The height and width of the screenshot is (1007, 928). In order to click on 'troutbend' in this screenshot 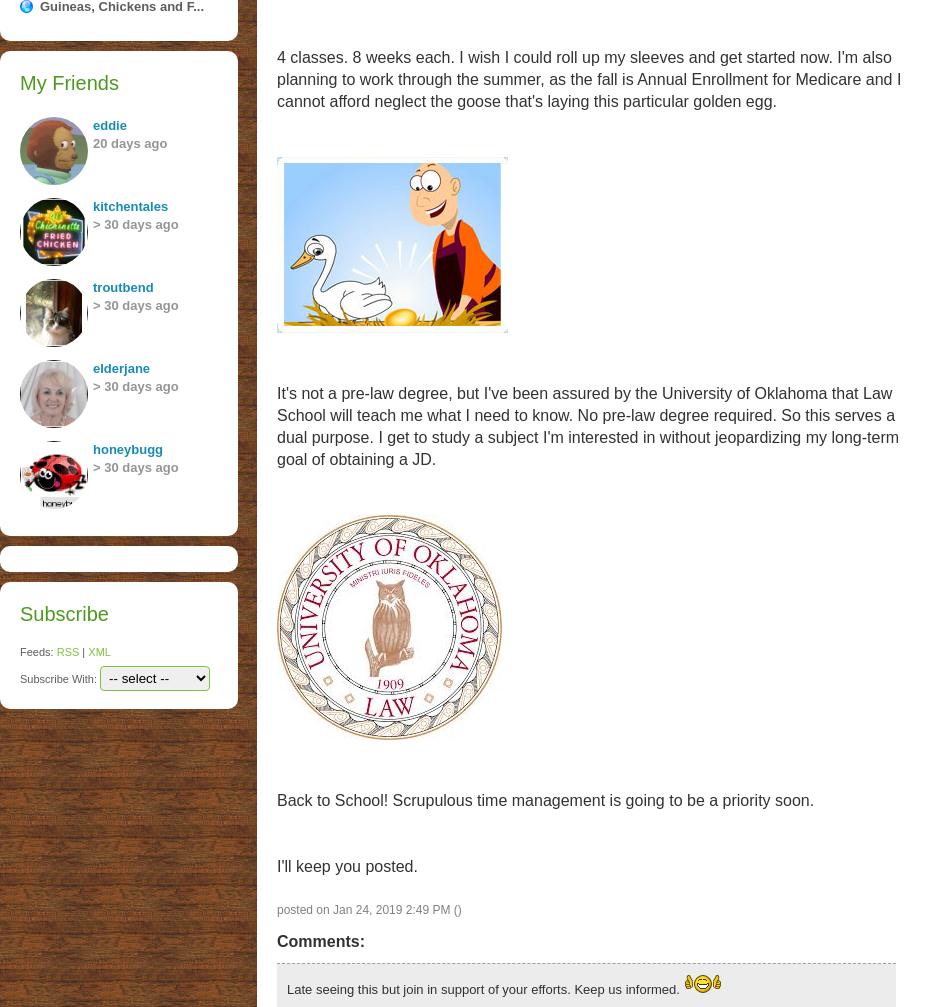, I will do `click(91, 287)`.